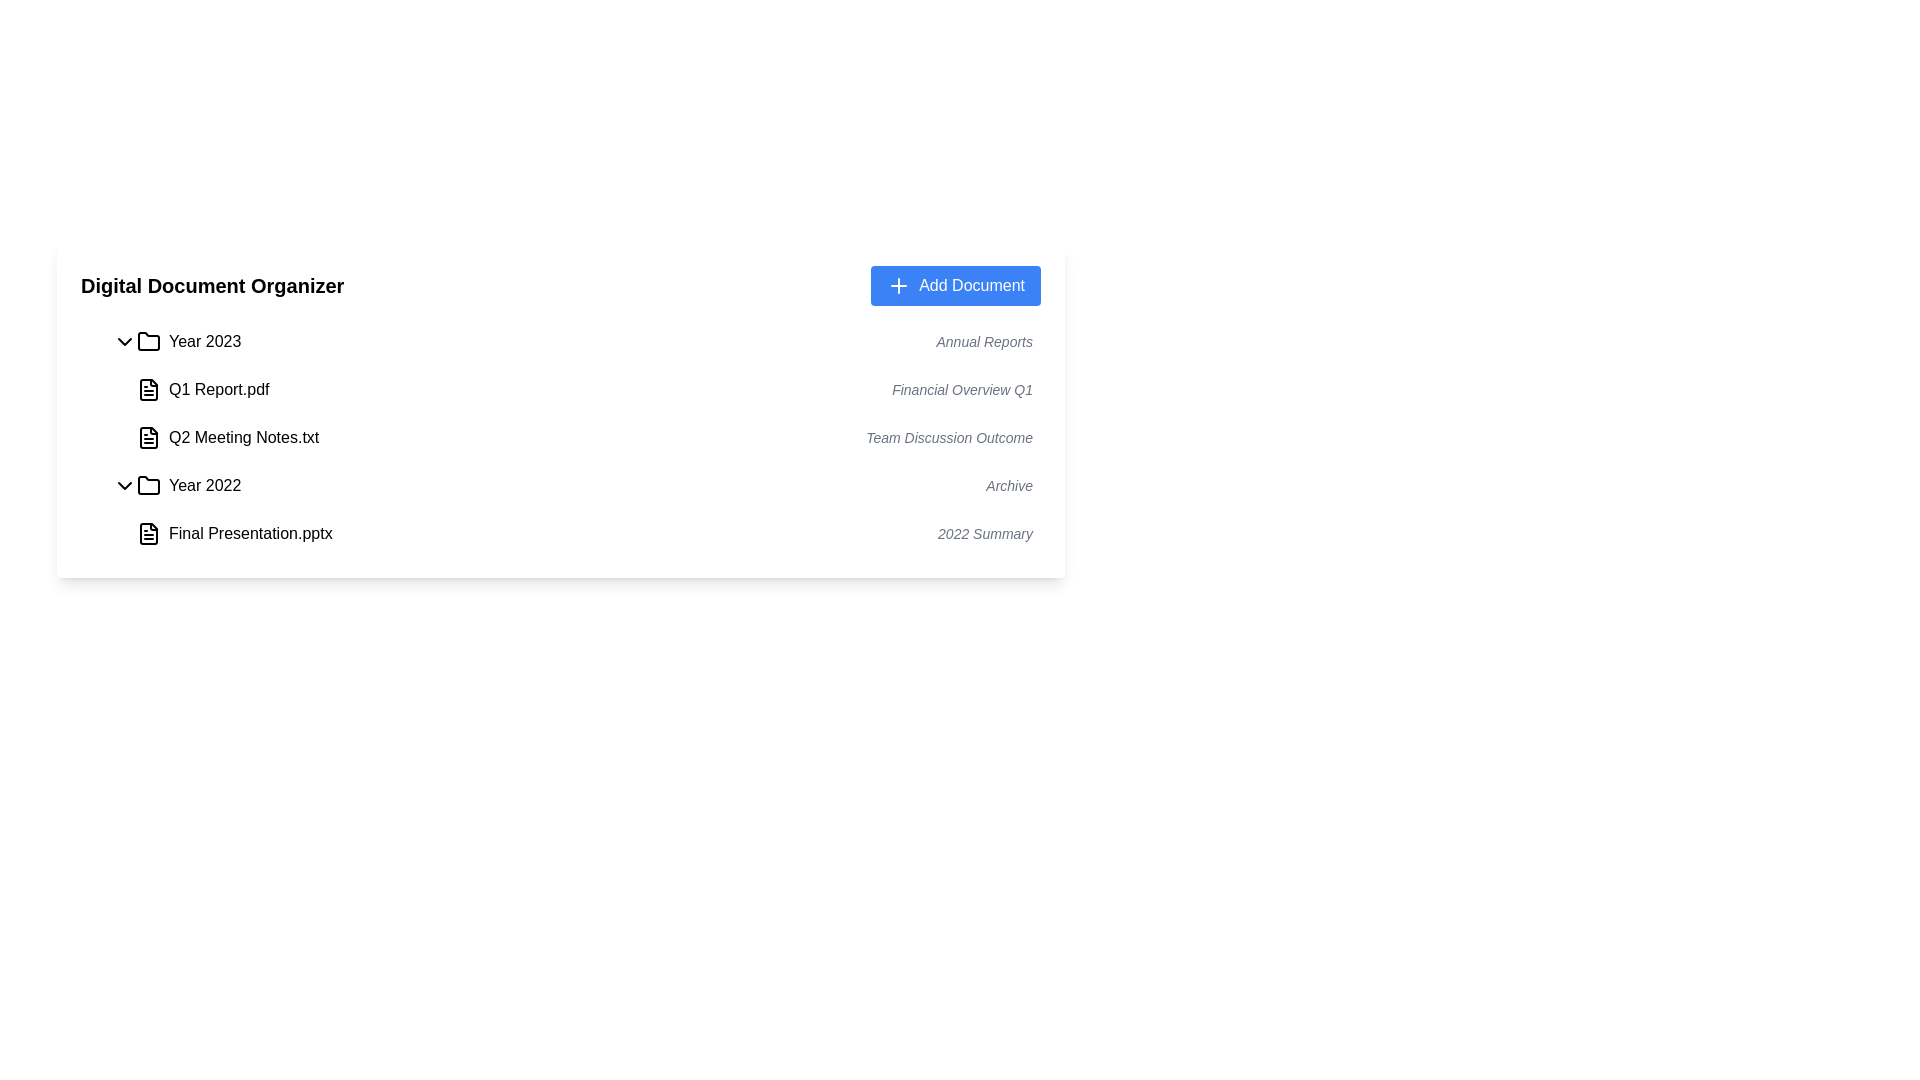 Image resolution: width=1920 pixels, height=1080 pixels. I want to click on the blue rectangular 'Add Document' button with a white plus icon located in the top-right corner of the 'Digital Document Organizer' section, so click(955, 285).